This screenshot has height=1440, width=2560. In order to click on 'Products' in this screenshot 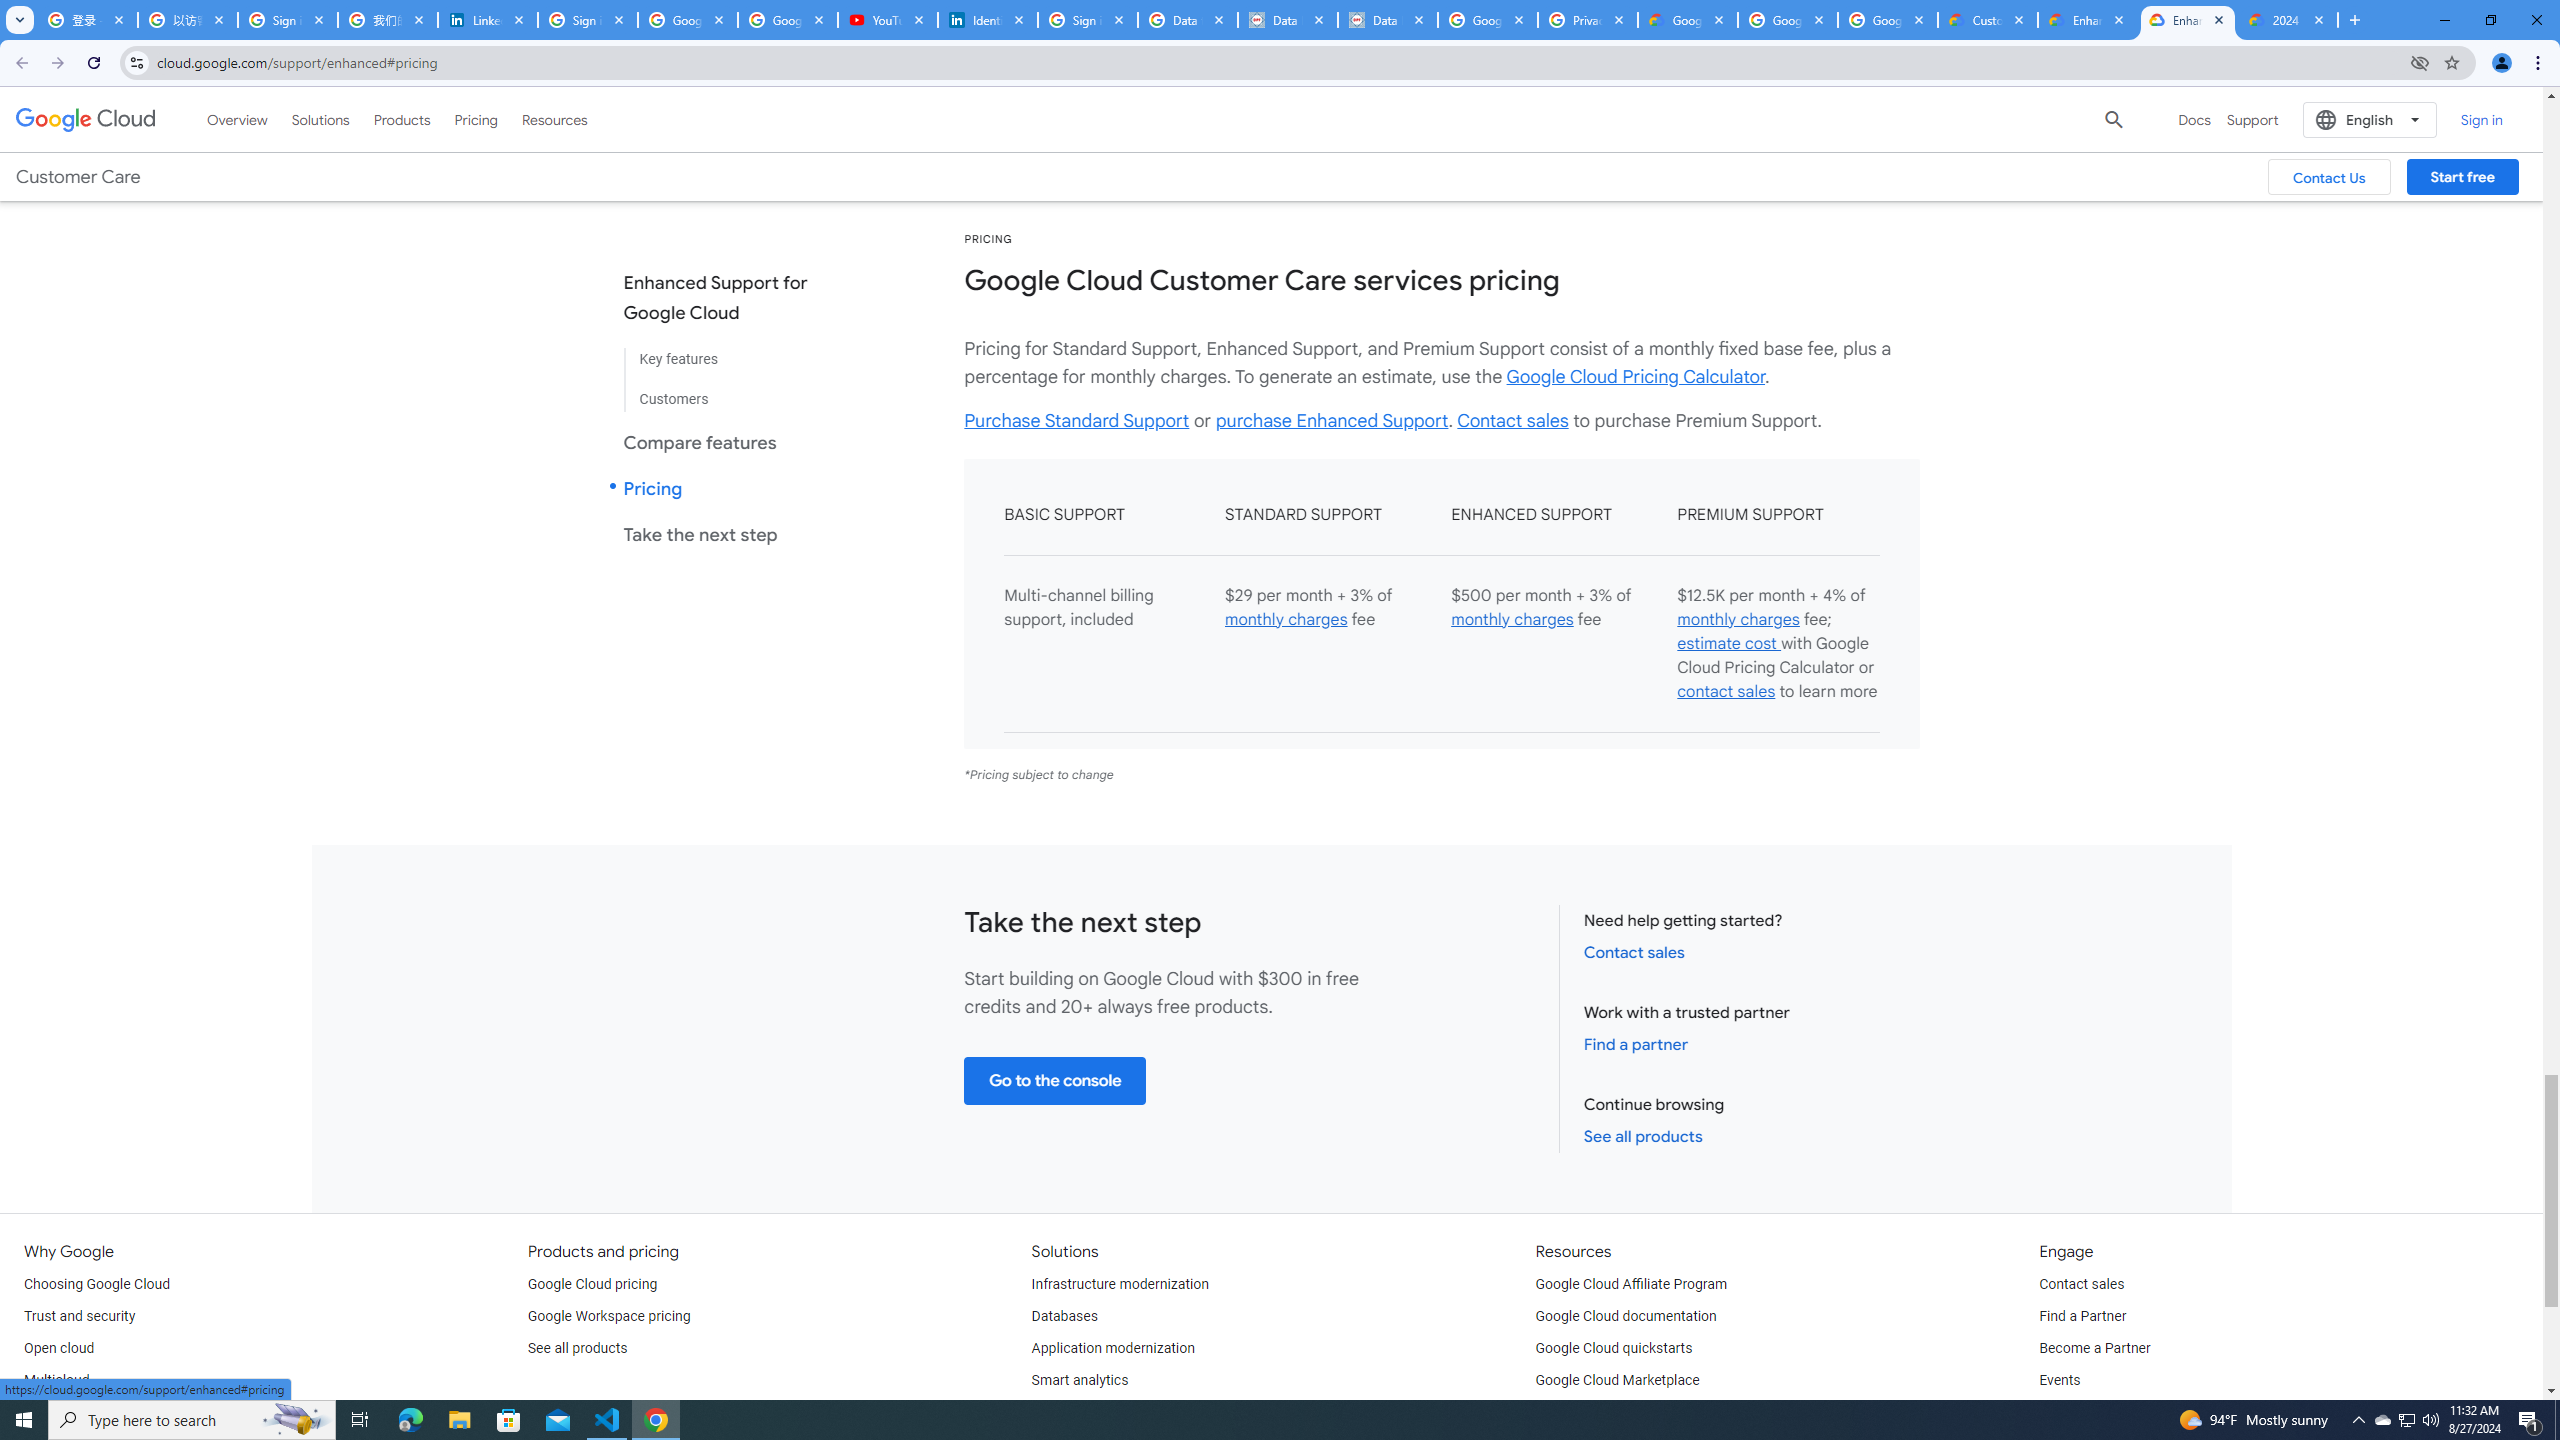, I will do `click(400, 118)`.